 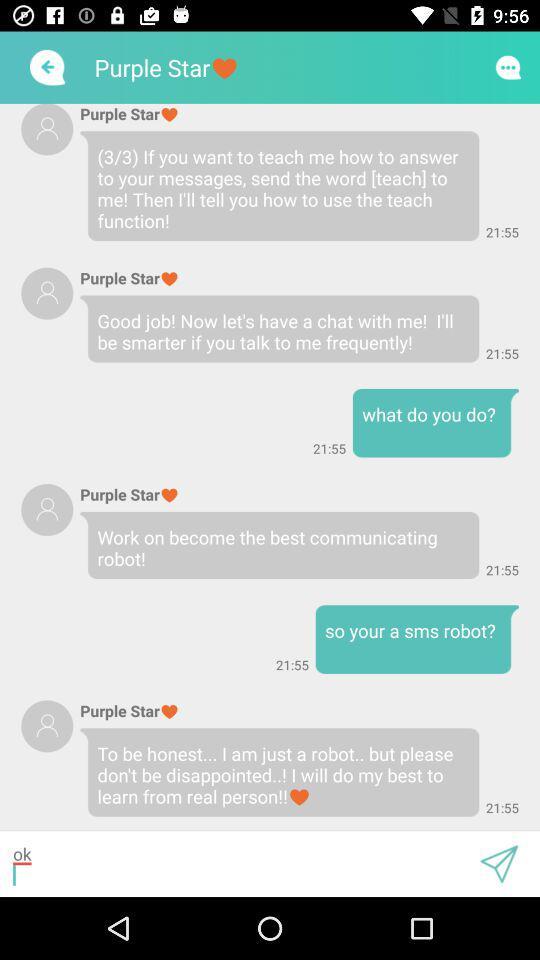 I want to click on send message, so click(x=498, y=863).